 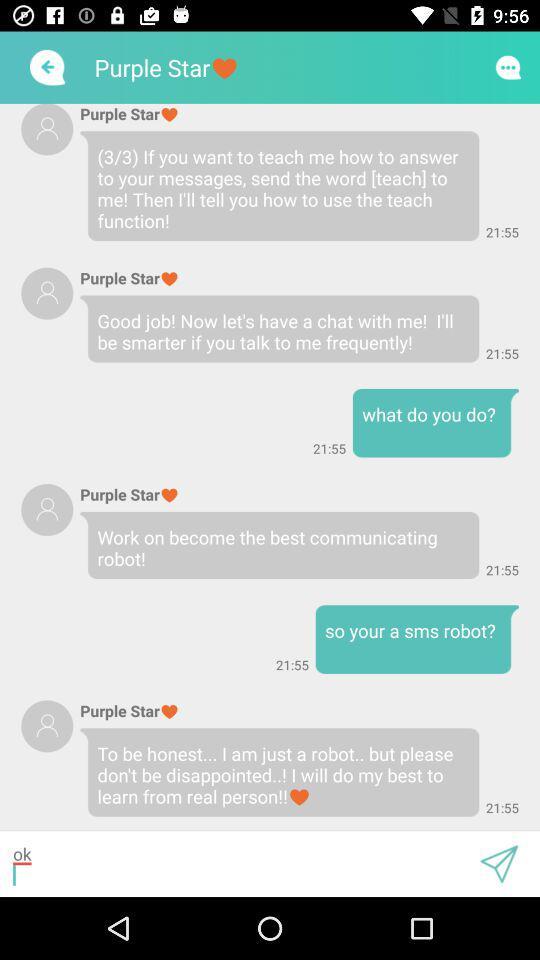 I want to click on send message, so click(x=498, y=863).